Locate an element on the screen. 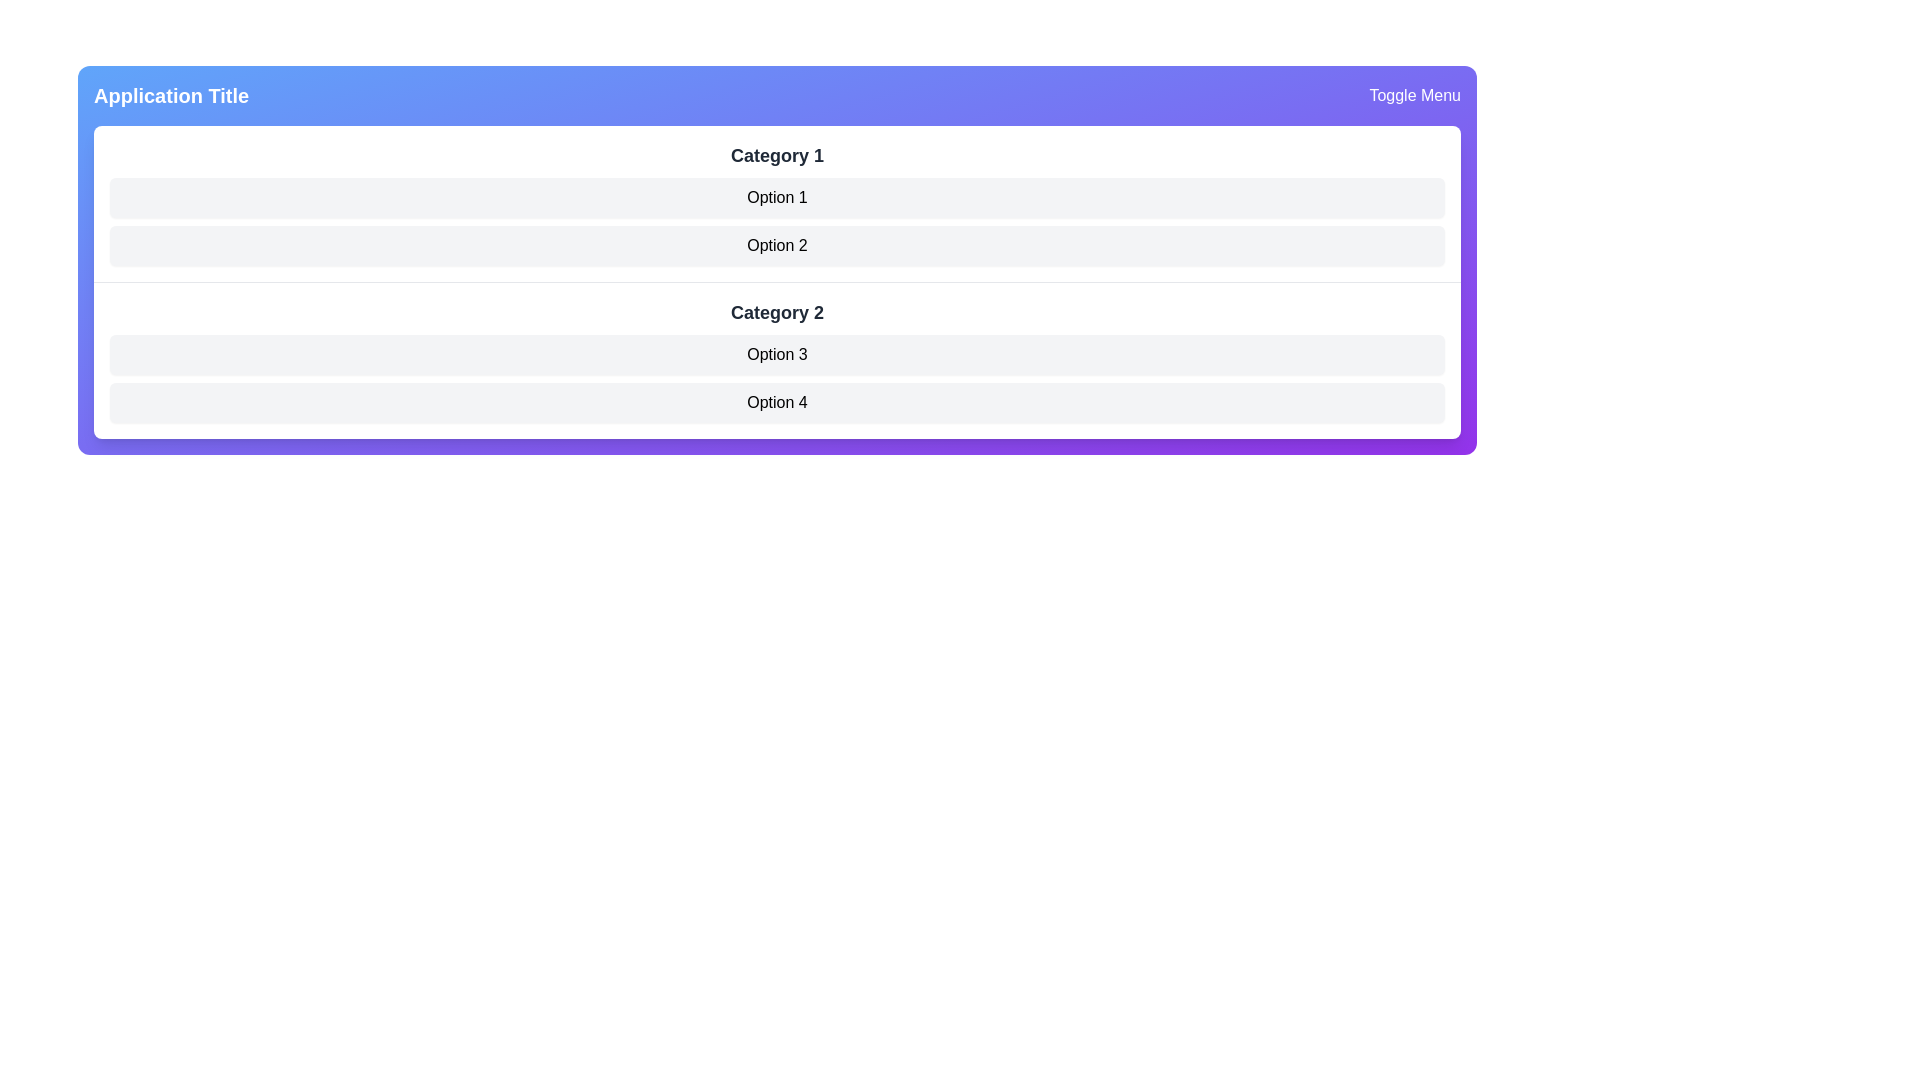 This screenshot has width=1920, height=1080. the text label that serves as the title or heading for the application, located in the top-left corner of the blue gradient header bar is located at coordinates (171, 96).